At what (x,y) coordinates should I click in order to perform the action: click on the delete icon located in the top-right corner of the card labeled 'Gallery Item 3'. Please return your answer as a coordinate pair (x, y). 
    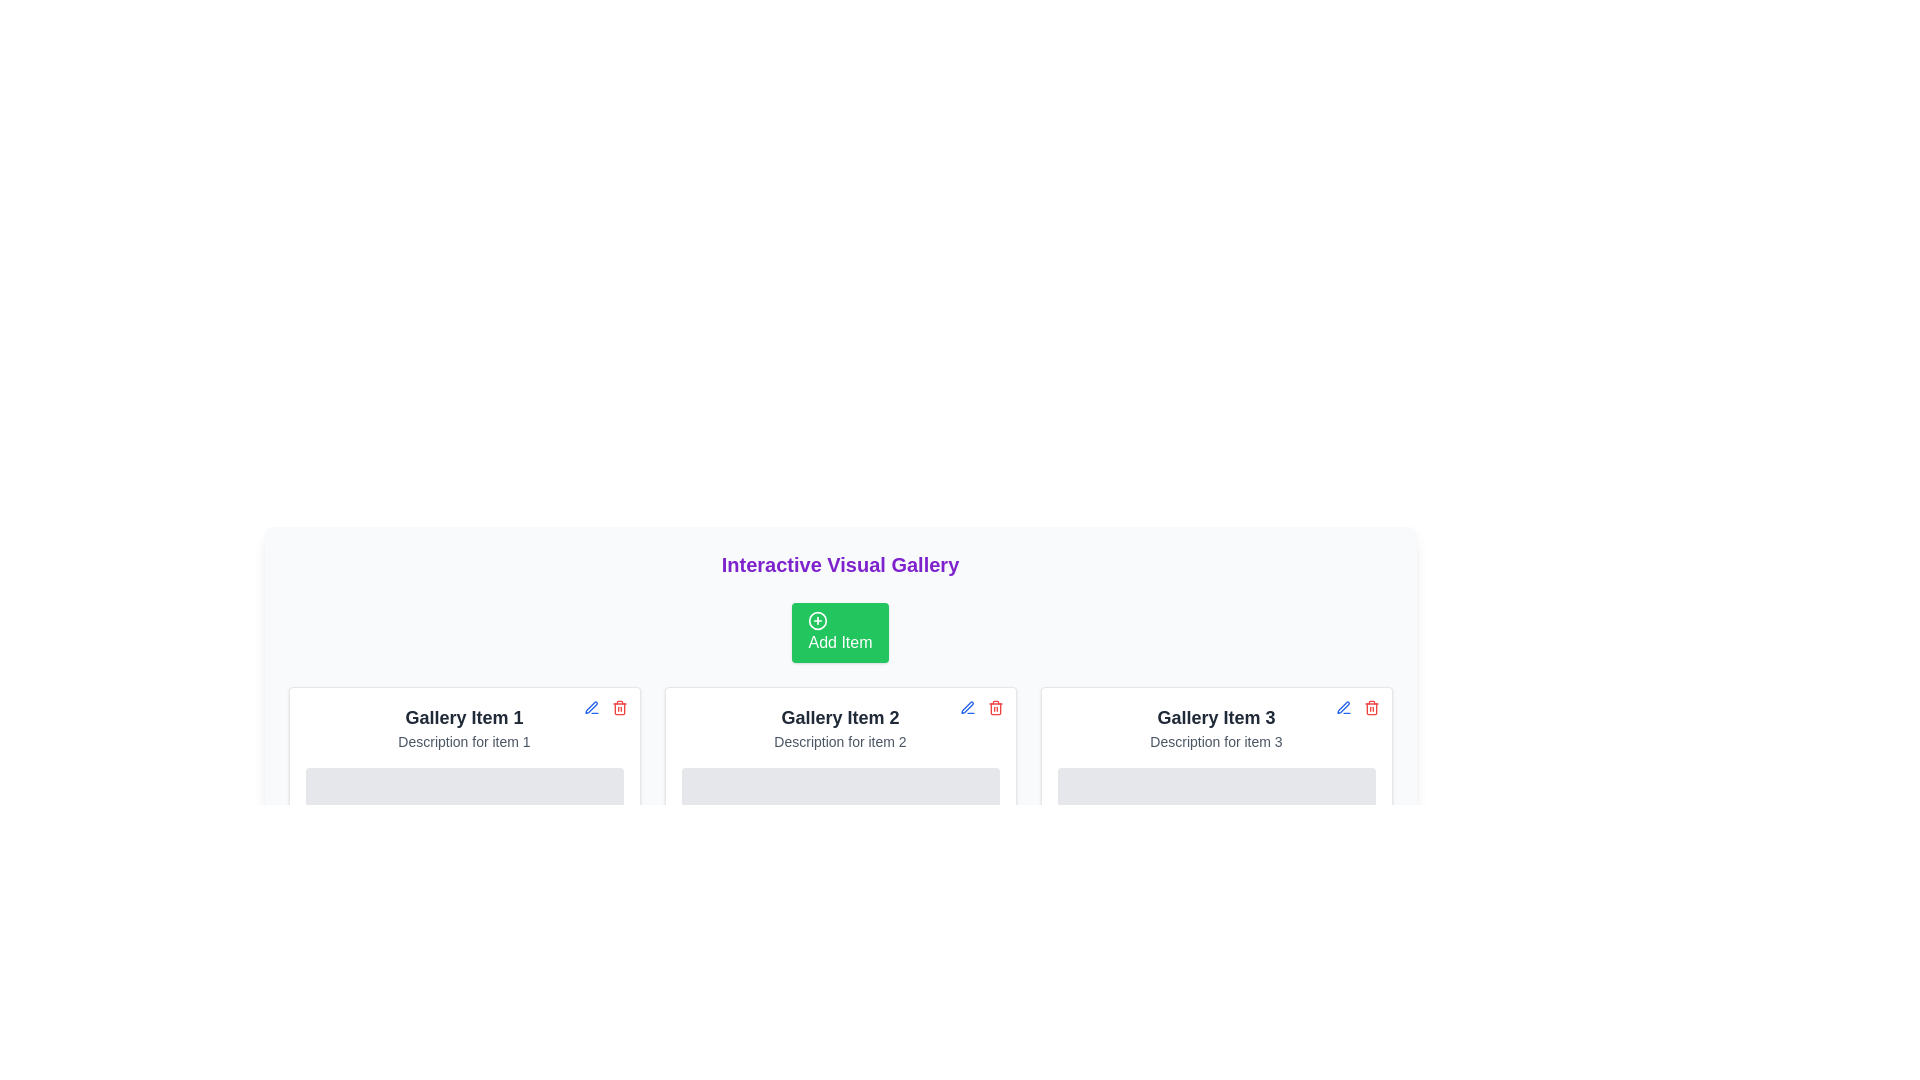
    Looking at the image, I should click on (1370, 707).